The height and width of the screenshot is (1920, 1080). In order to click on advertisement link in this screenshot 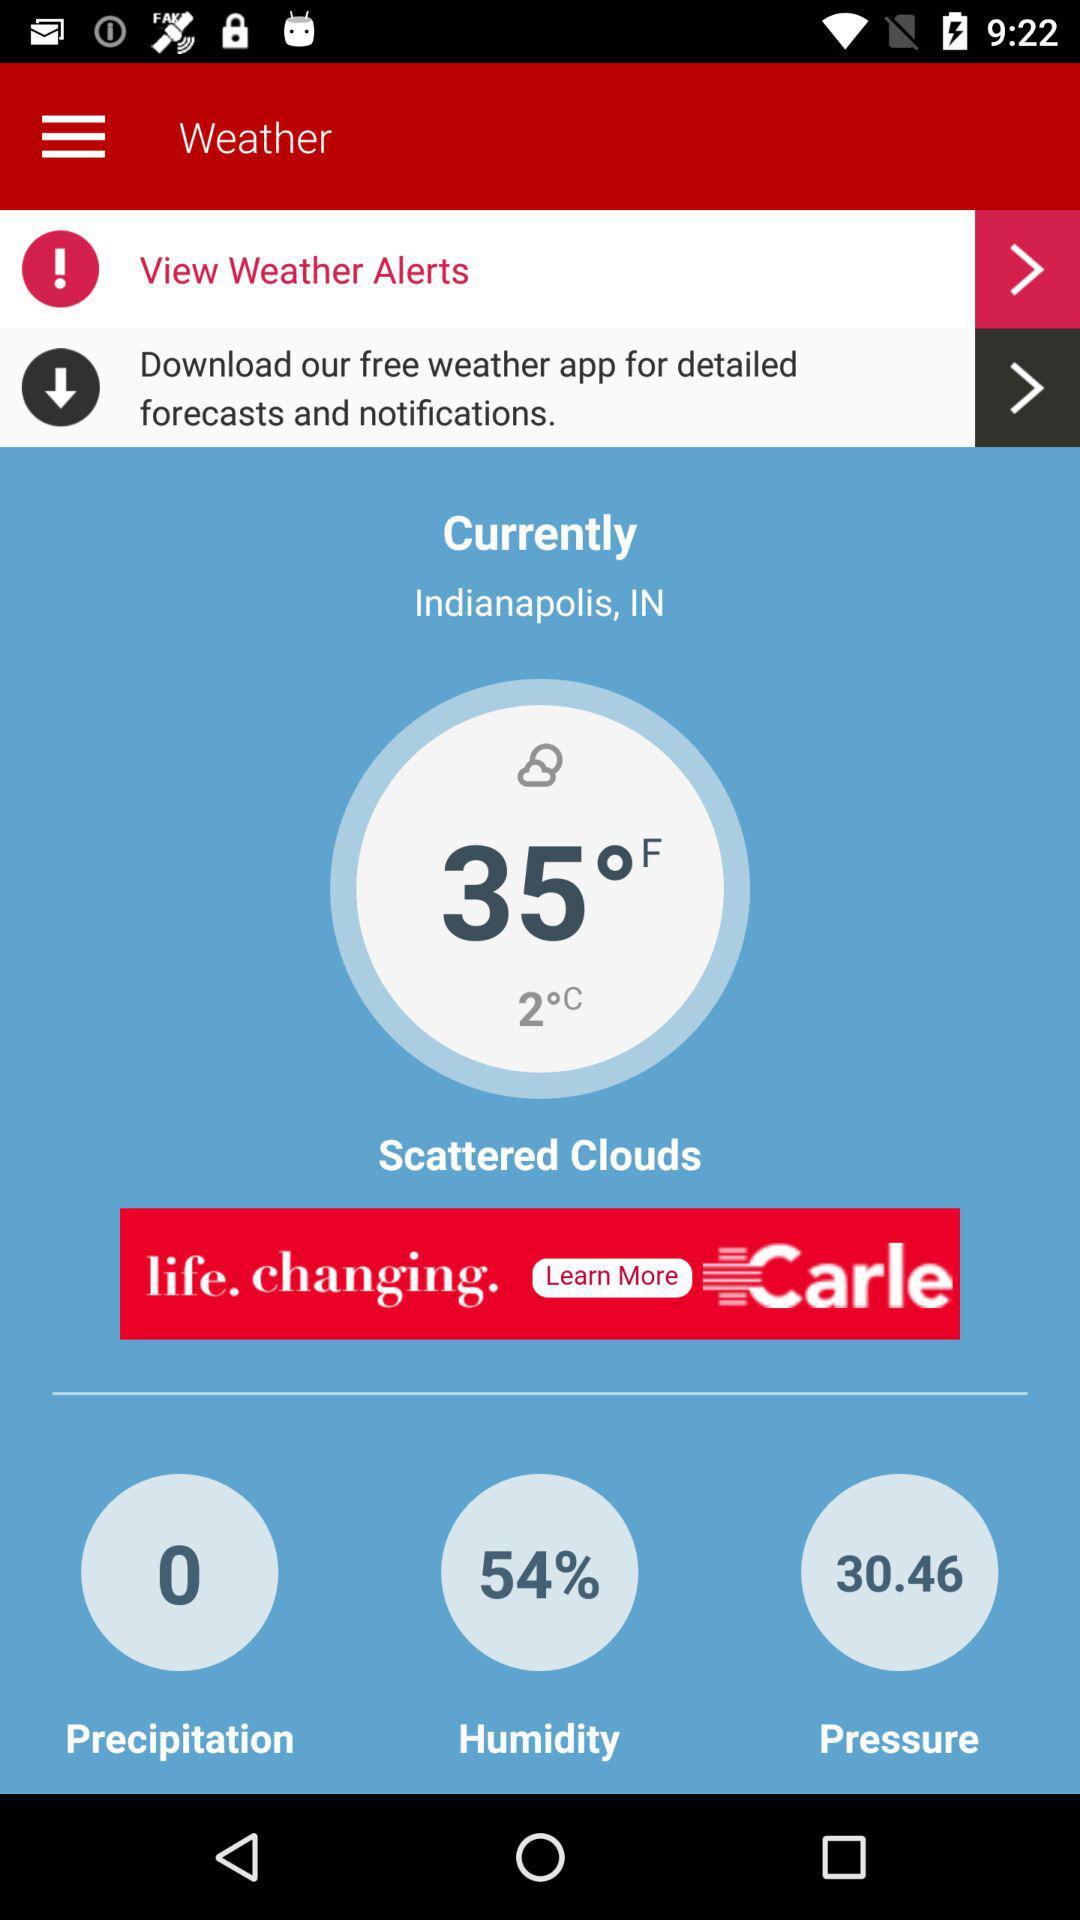, I will do `click(540, 1272)`.